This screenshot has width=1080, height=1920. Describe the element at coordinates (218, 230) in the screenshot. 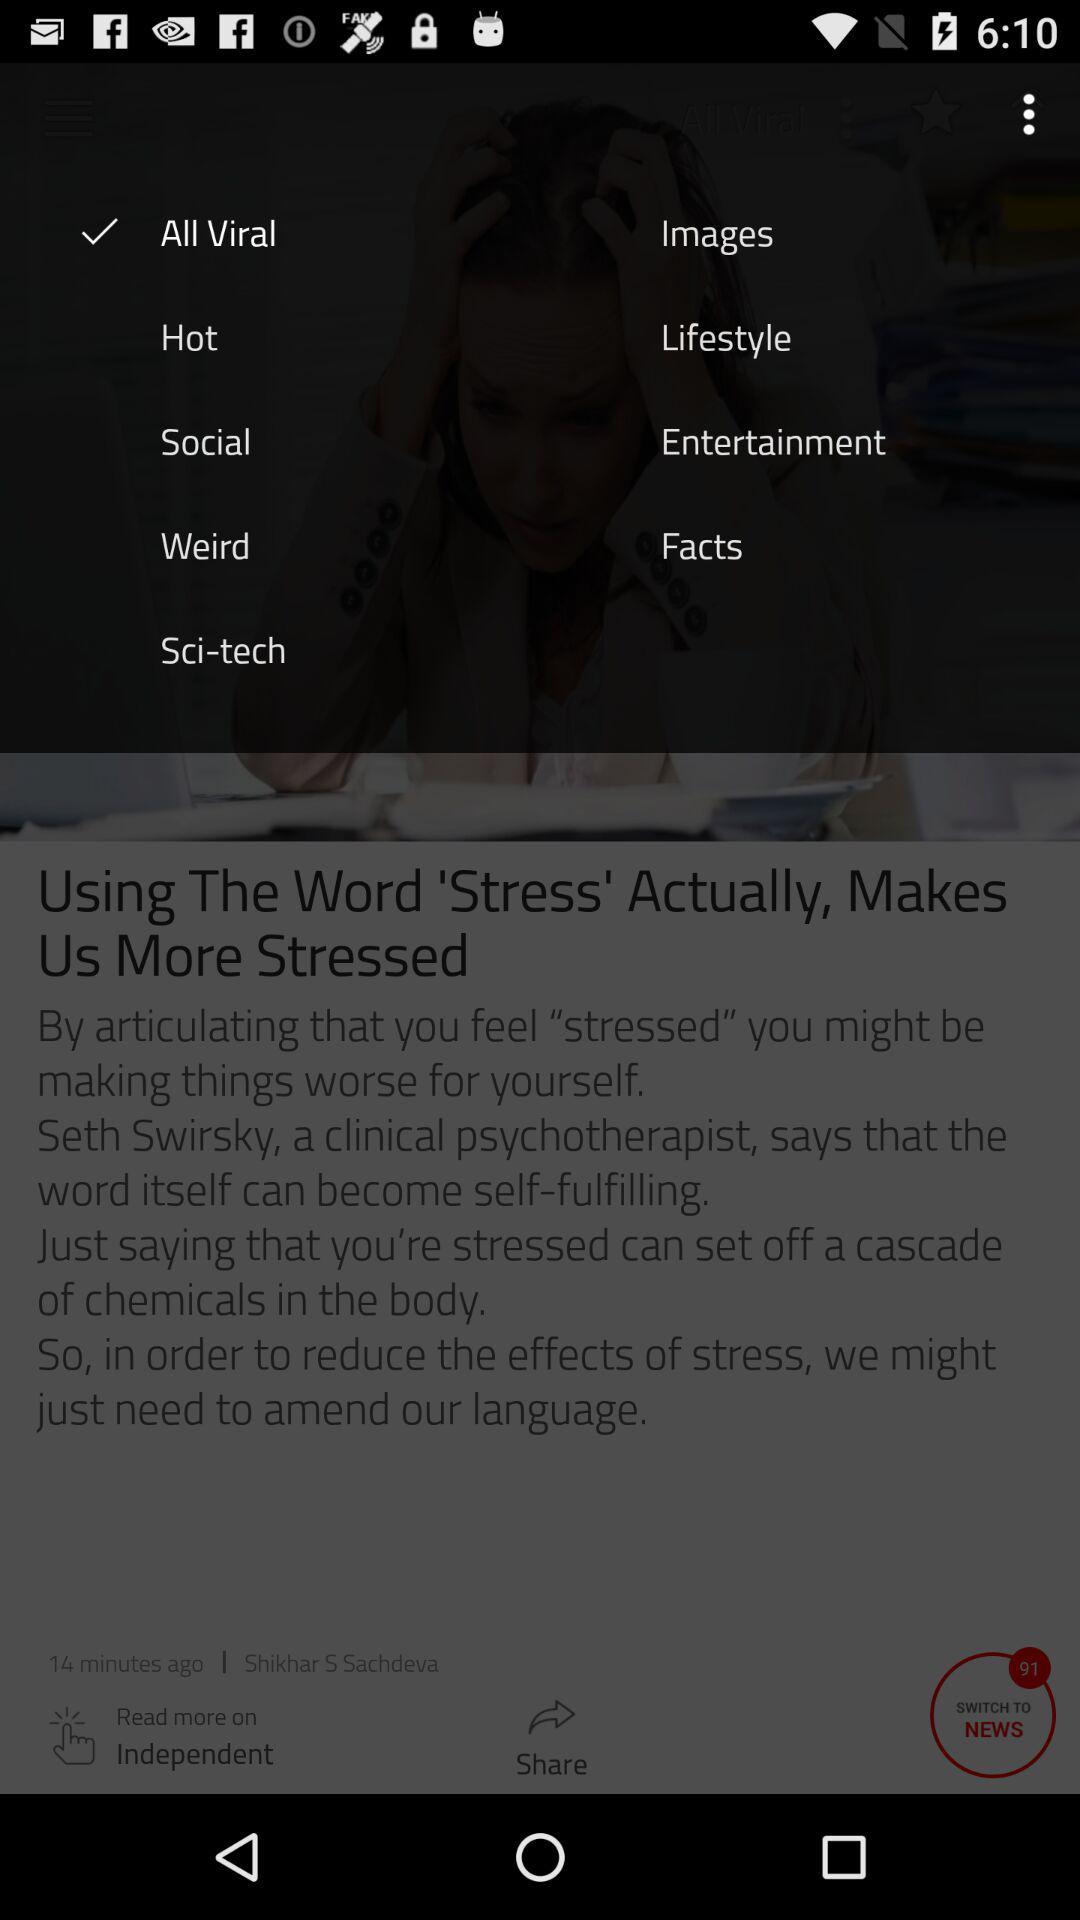

I see `the all viral` at that location.